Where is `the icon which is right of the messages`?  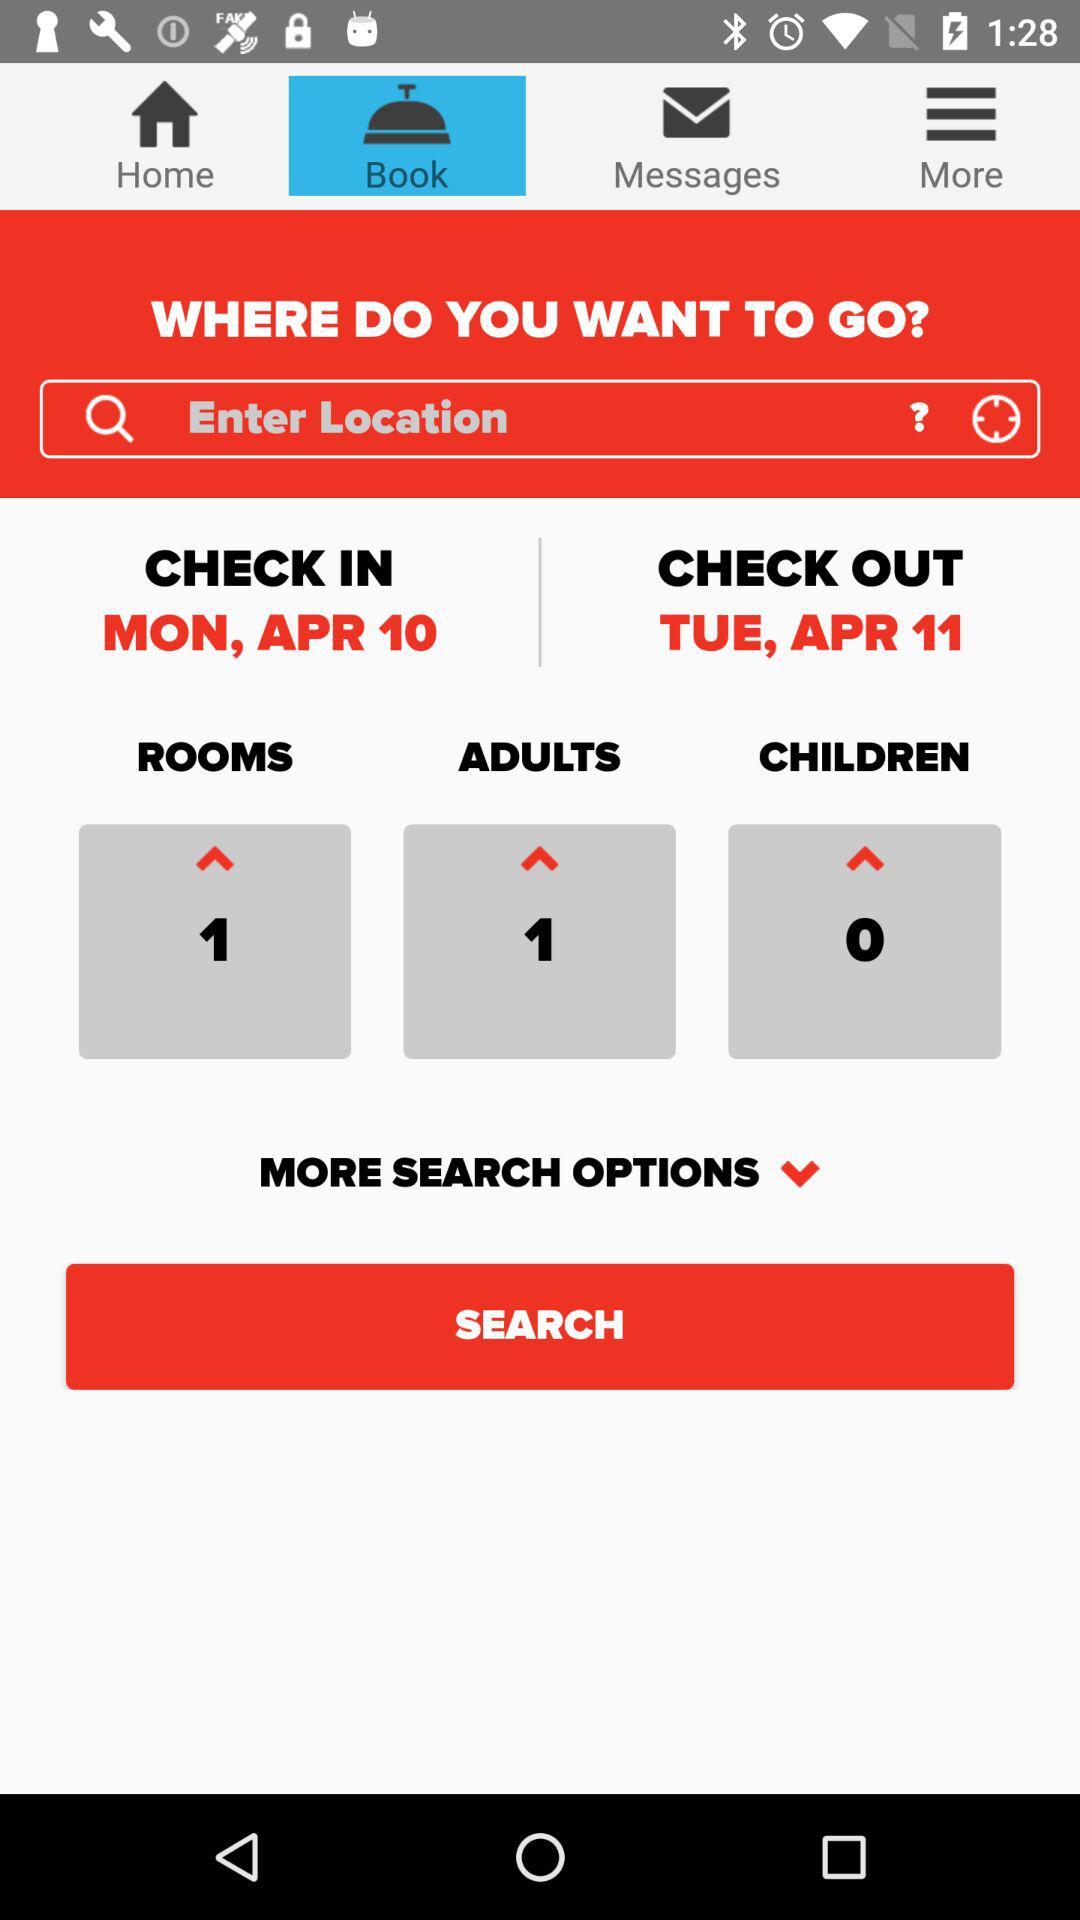 the icon which is right of the messages is located at coordinates (960, 134).